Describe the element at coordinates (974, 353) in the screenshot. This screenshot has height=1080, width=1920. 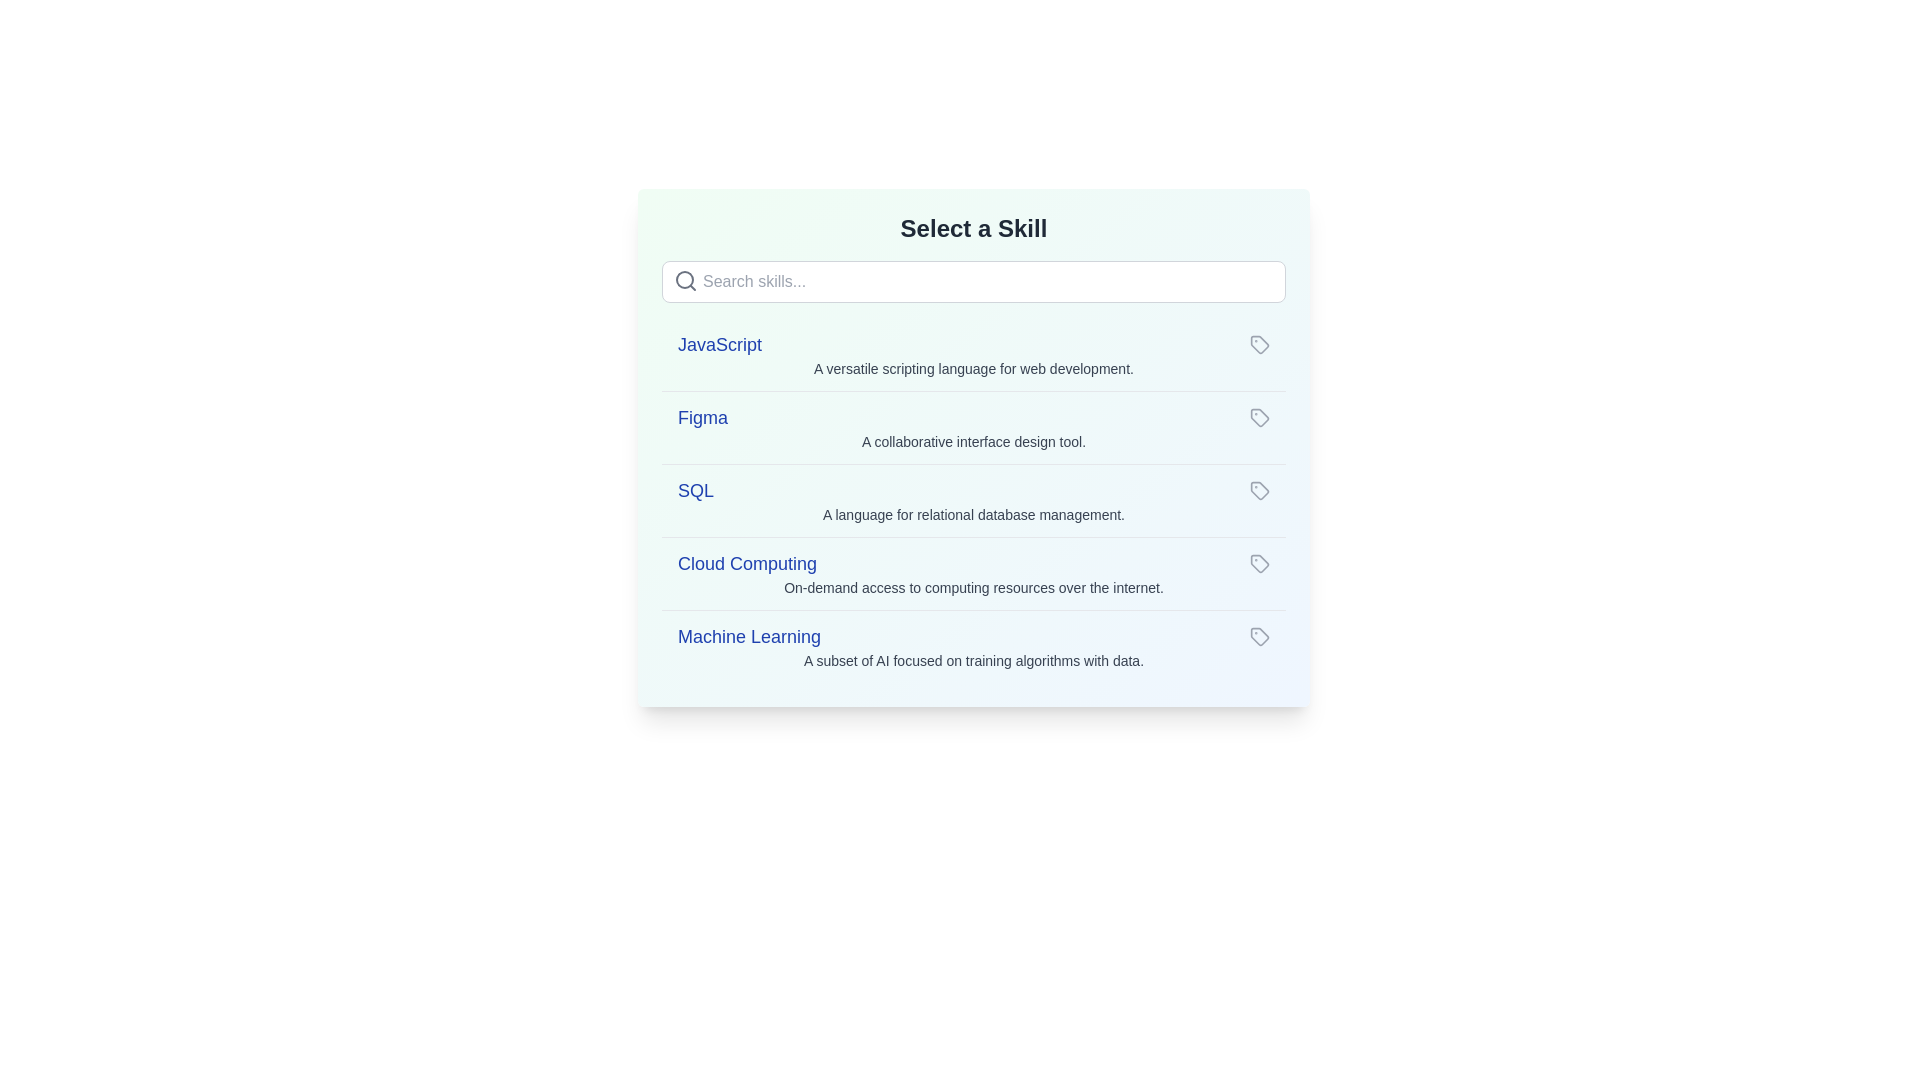
I see `the List item titled 'JavaScript' which includes a bold blue title, a gray description, and a tag icon on the right` at that location.